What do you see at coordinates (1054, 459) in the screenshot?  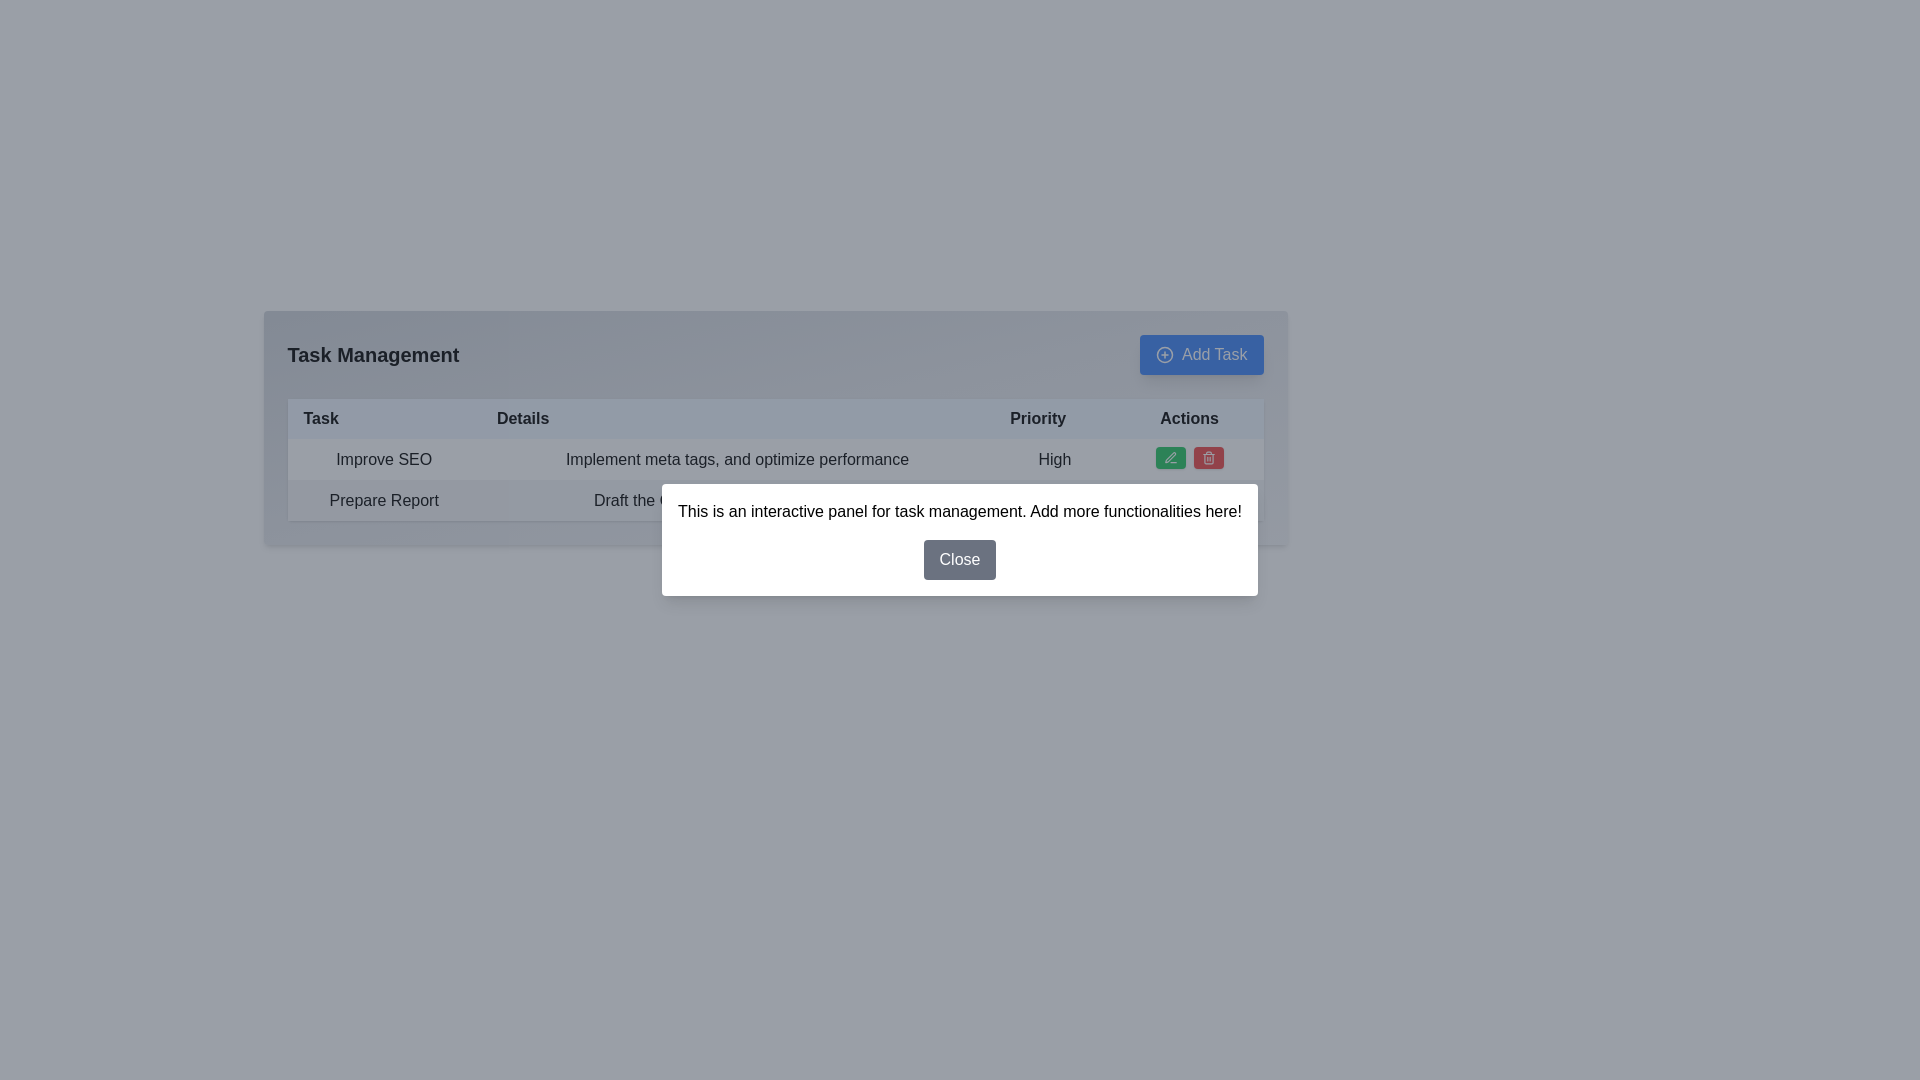 I see `the text label displaying 'High' which is part of the 'Priority' column in the task management table` at bounding box center [1054, 459].